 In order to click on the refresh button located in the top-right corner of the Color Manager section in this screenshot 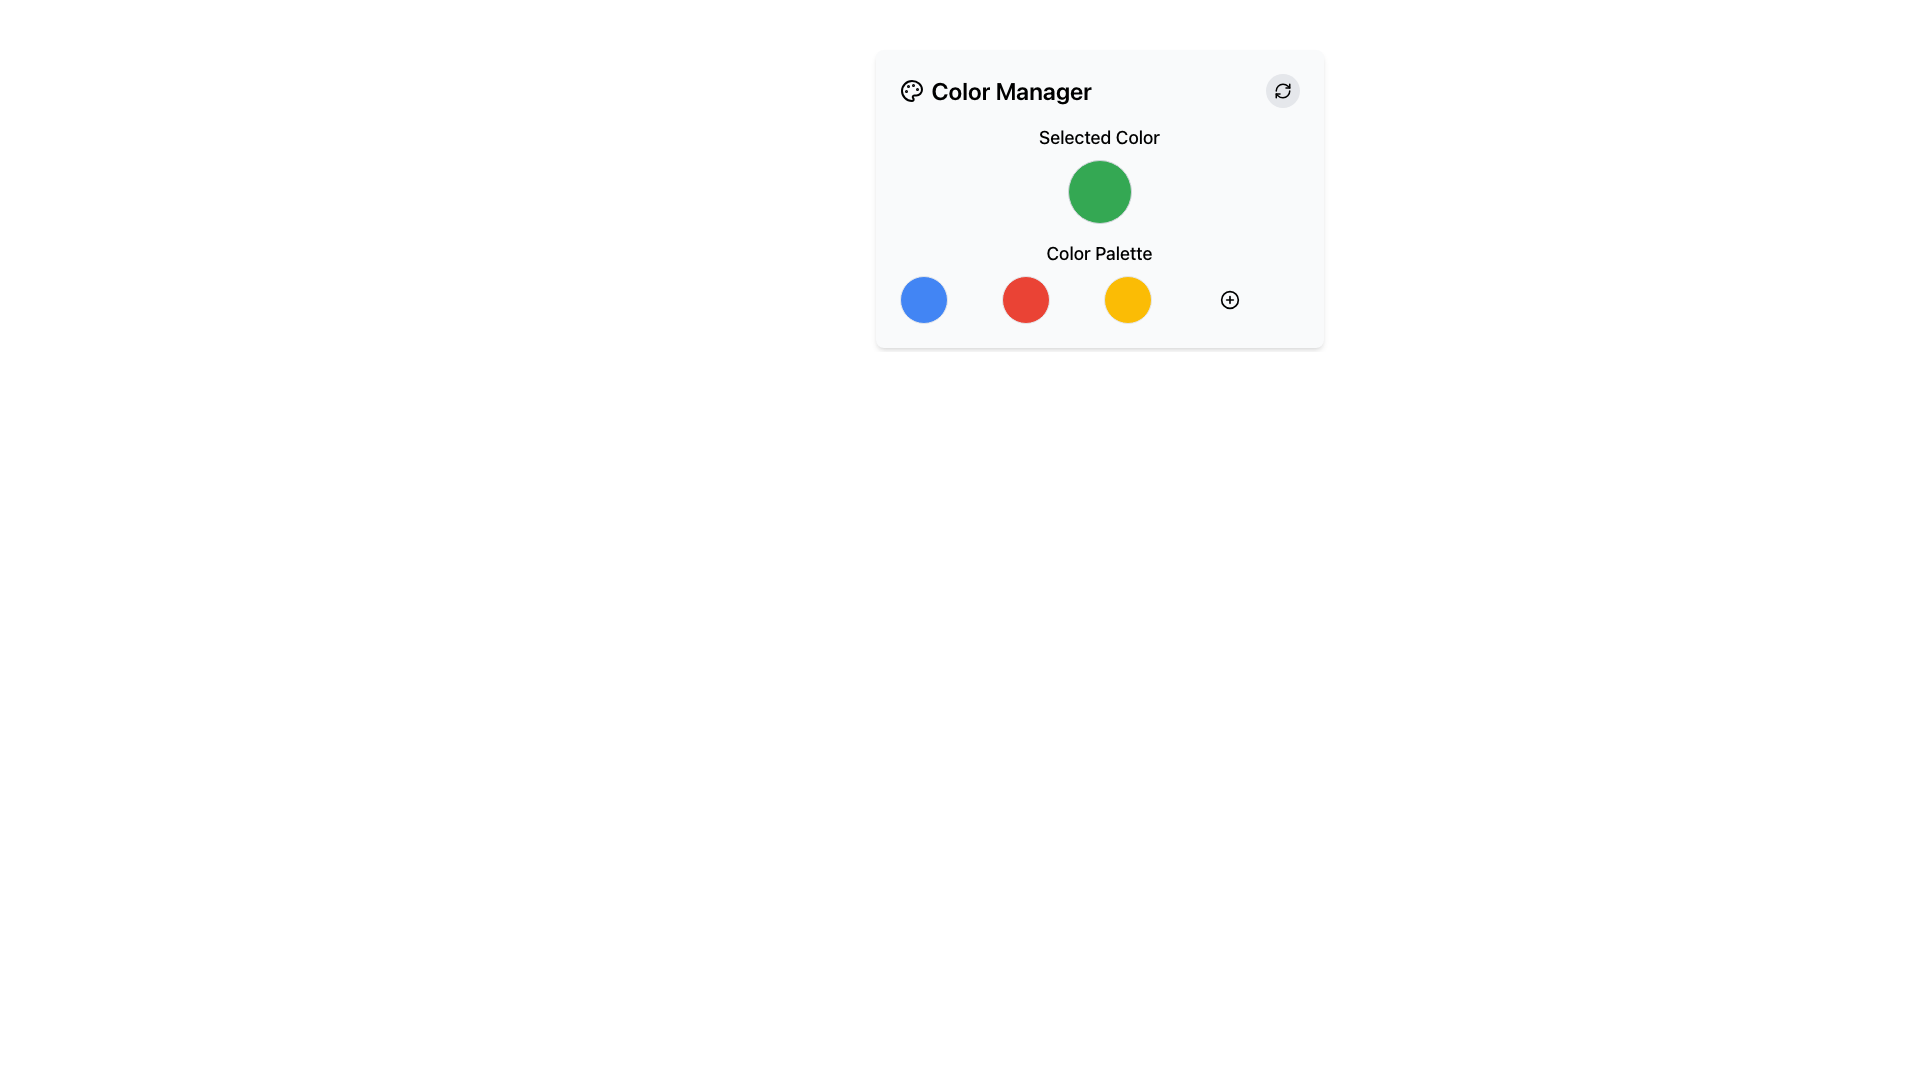, I will do `click(1282, 91)`.